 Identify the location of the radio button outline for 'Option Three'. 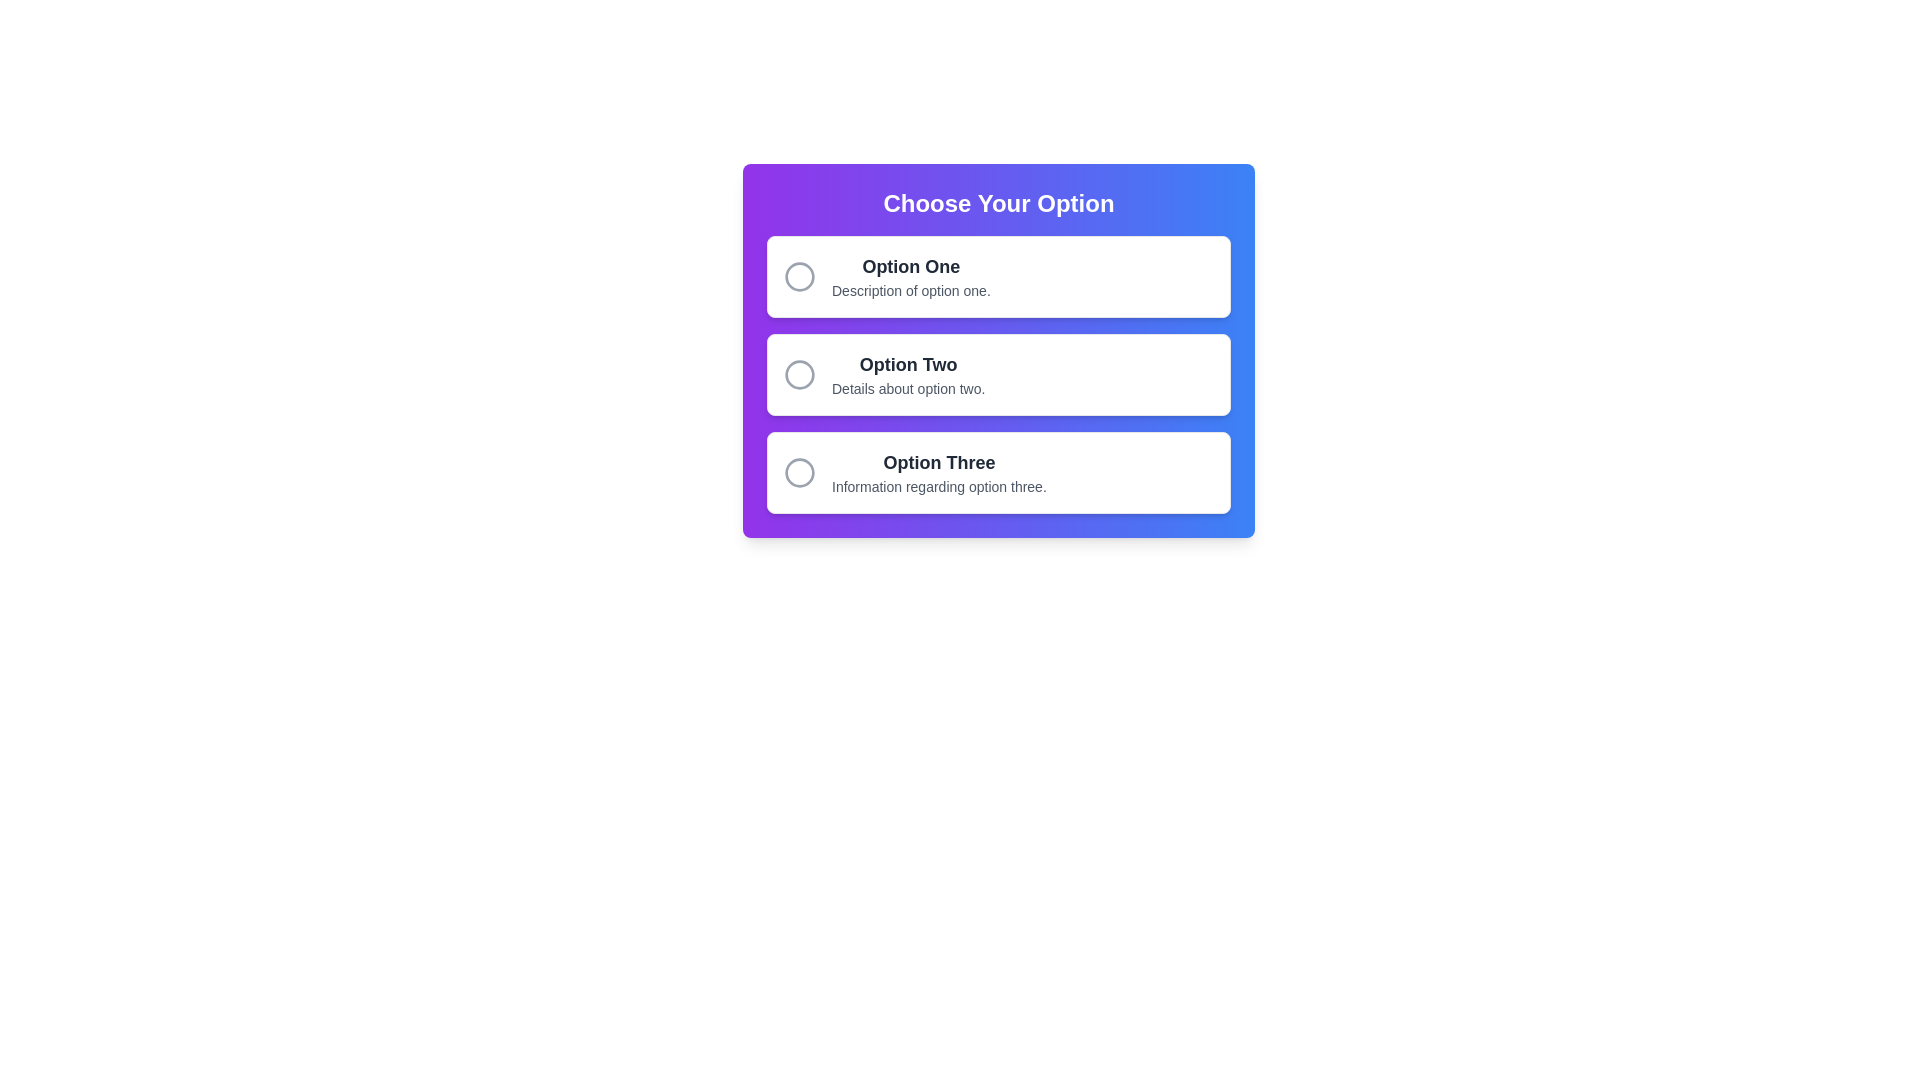
(800, 473).